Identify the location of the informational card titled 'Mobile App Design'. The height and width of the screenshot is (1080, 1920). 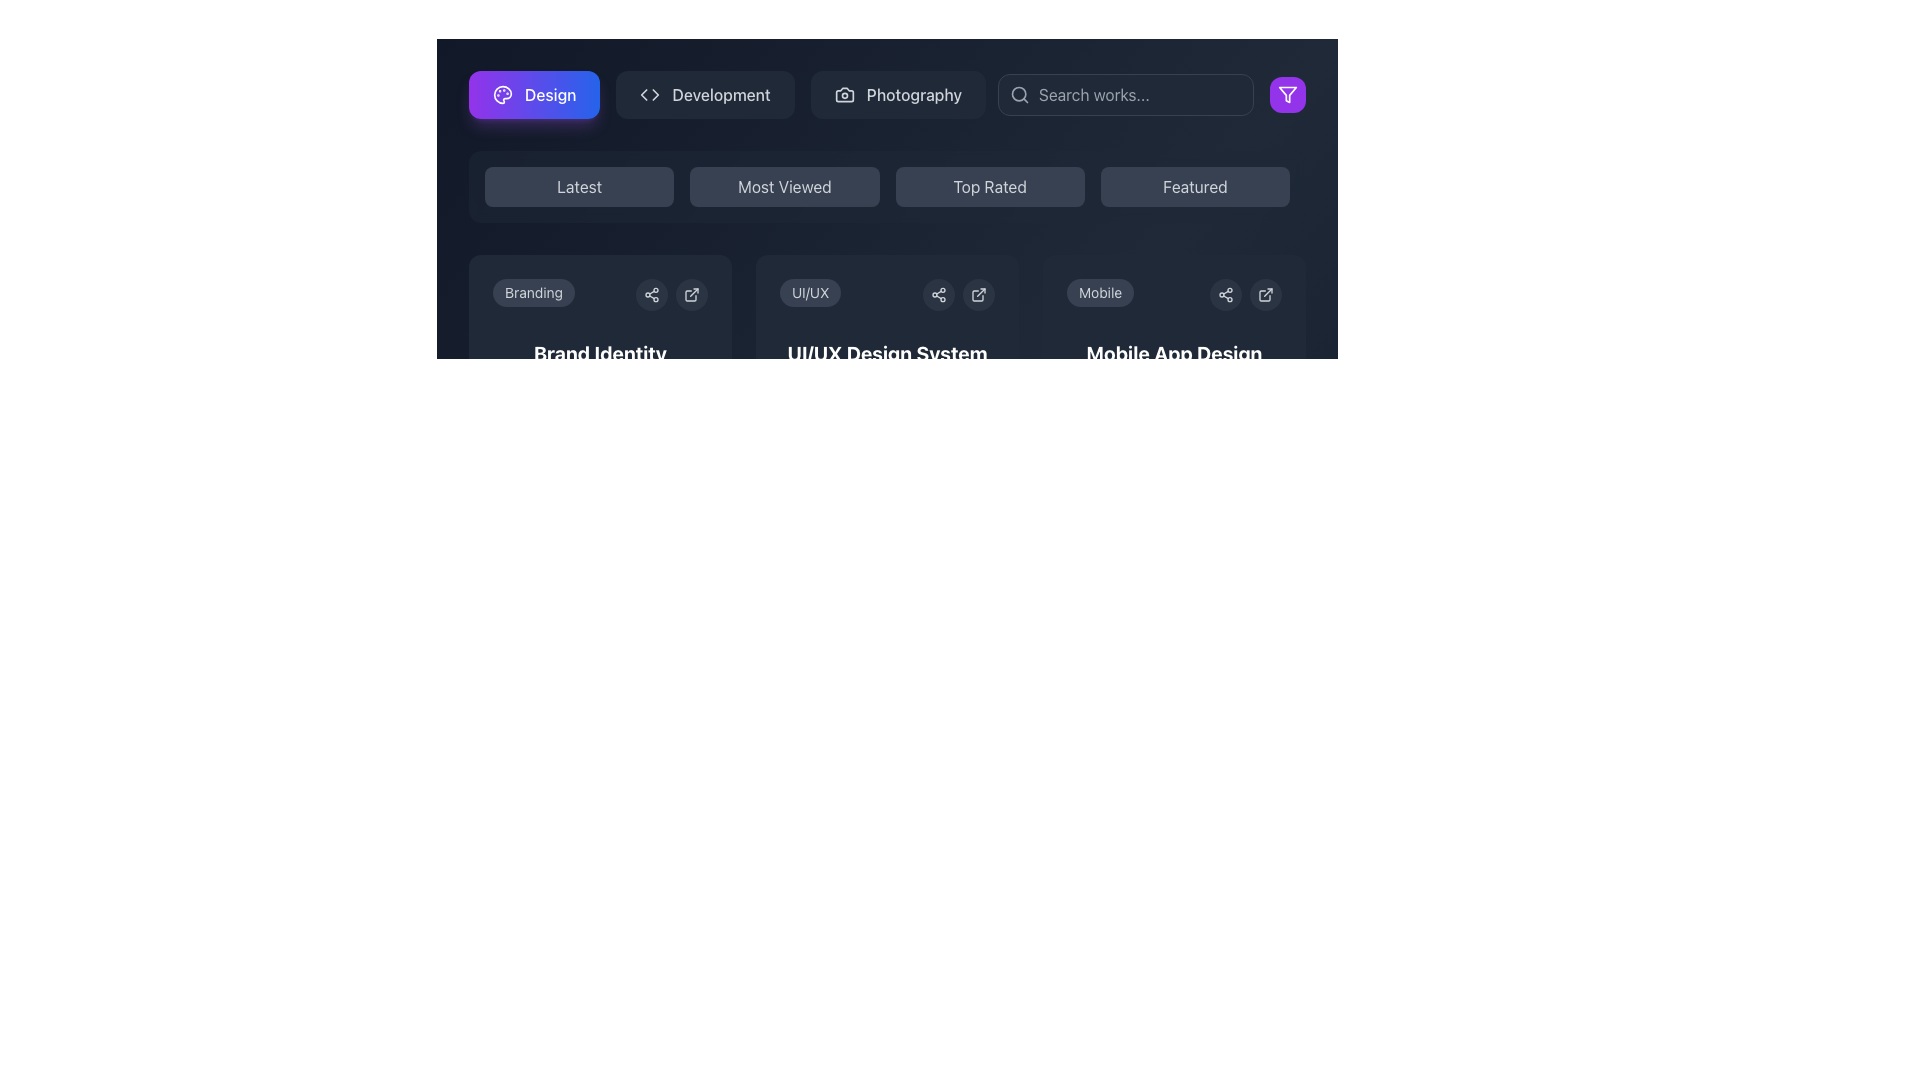
(1174, 384).